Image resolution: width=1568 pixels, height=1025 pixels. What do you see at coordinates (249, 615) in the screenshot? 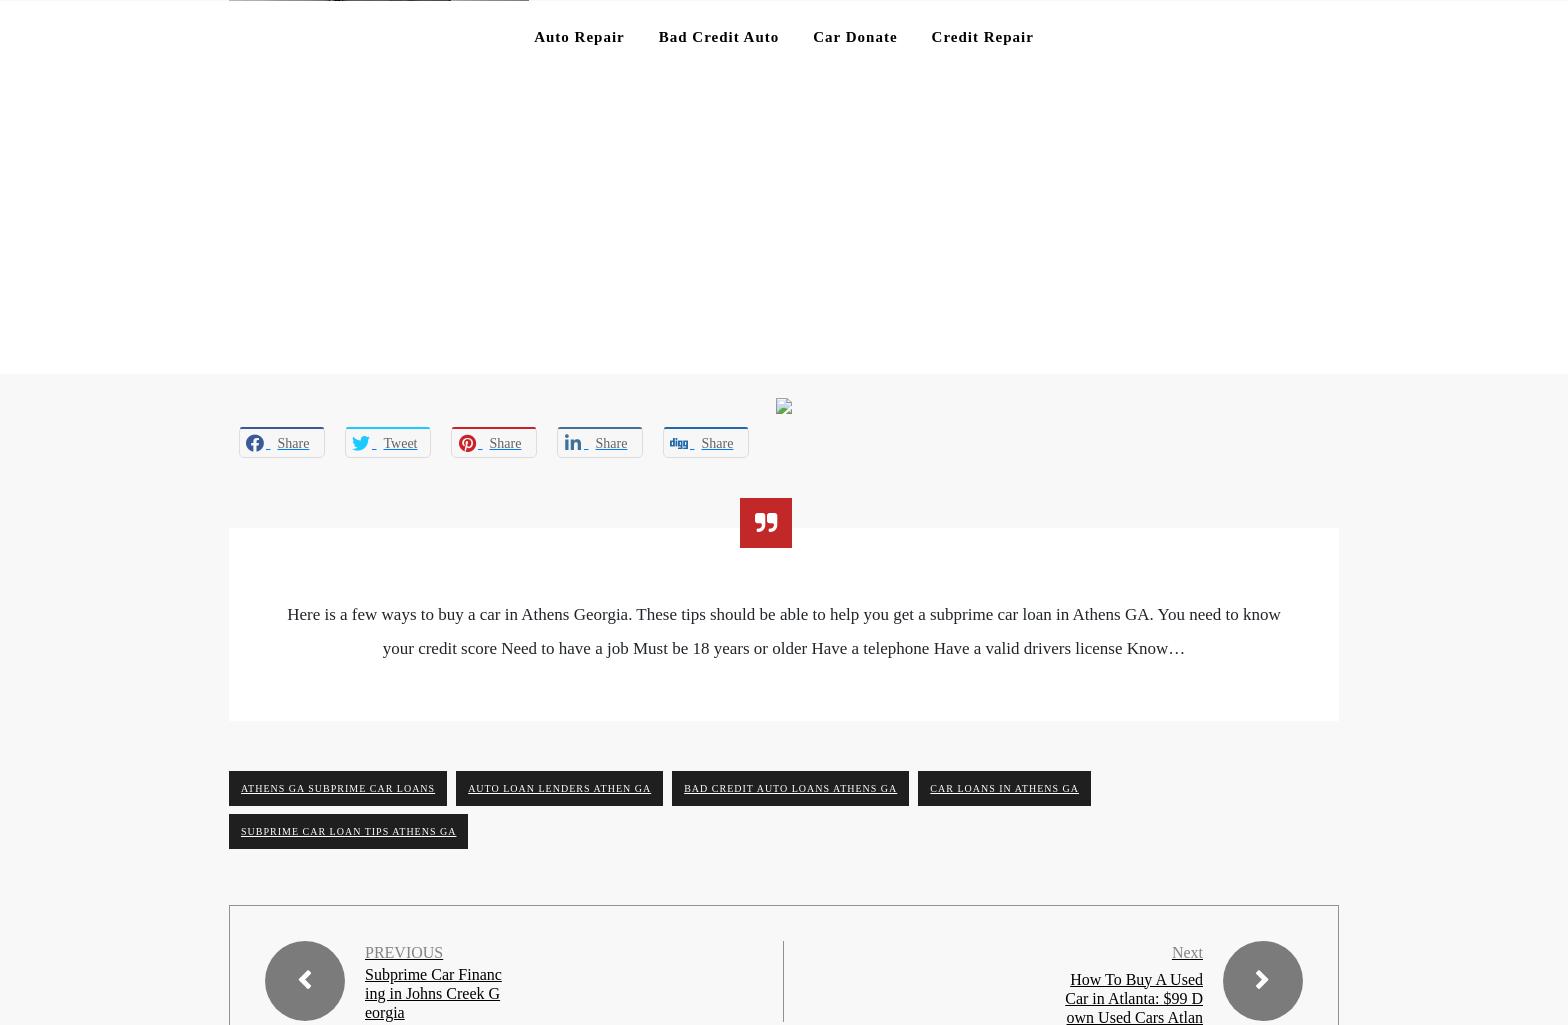
I see `'Email'` at bounding box center [249, 615].